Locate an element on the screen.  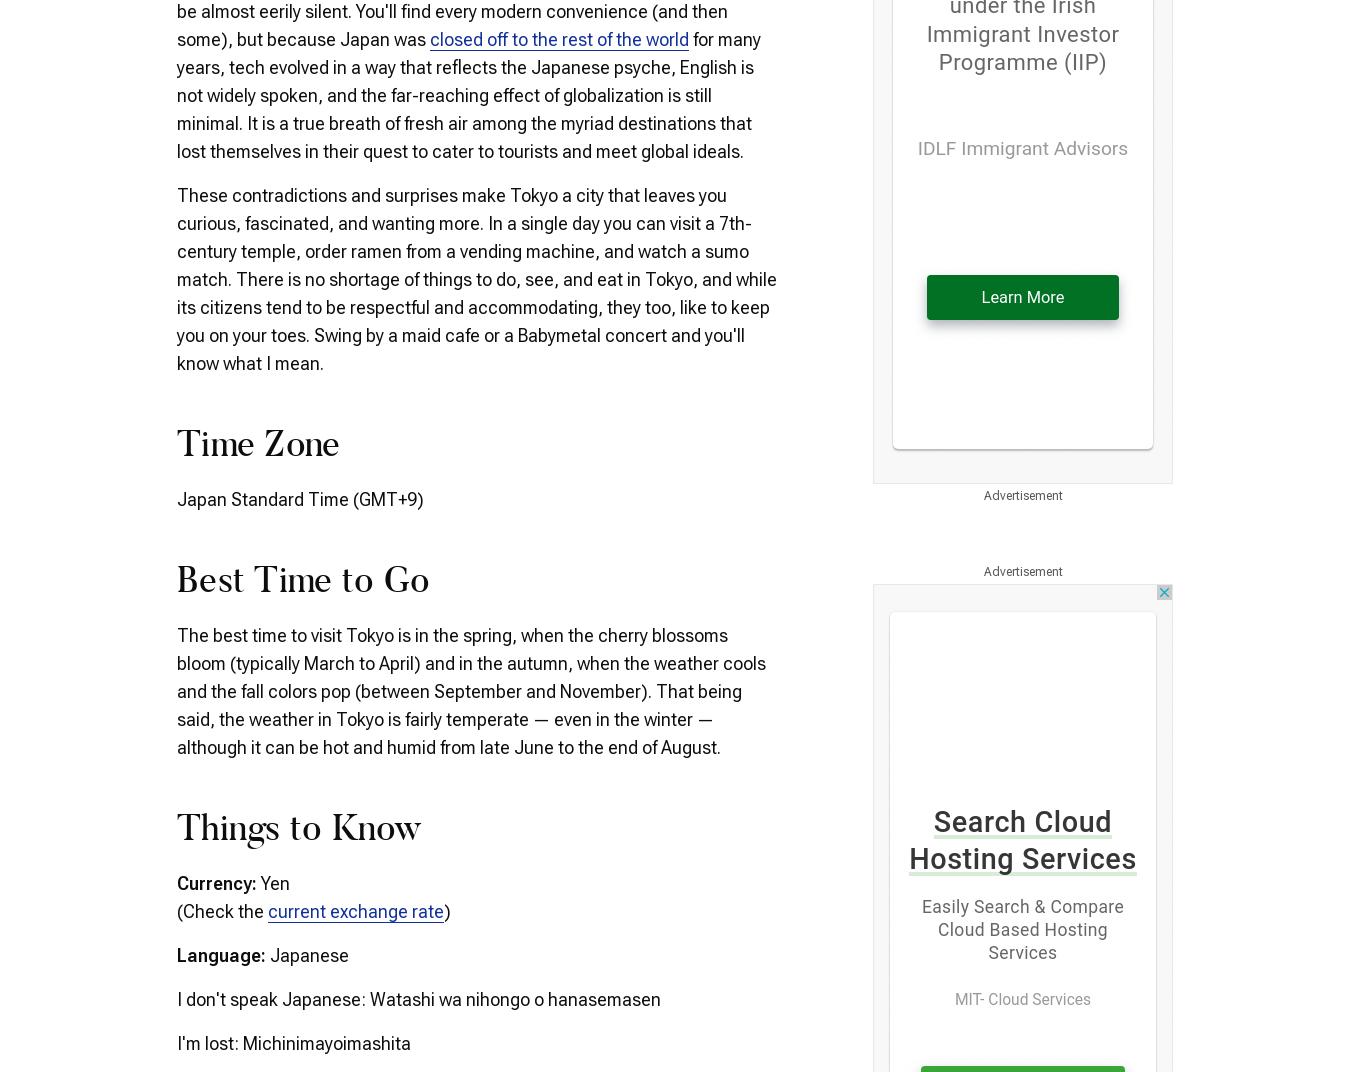
'Language:' is located at coordinates (223, 953).